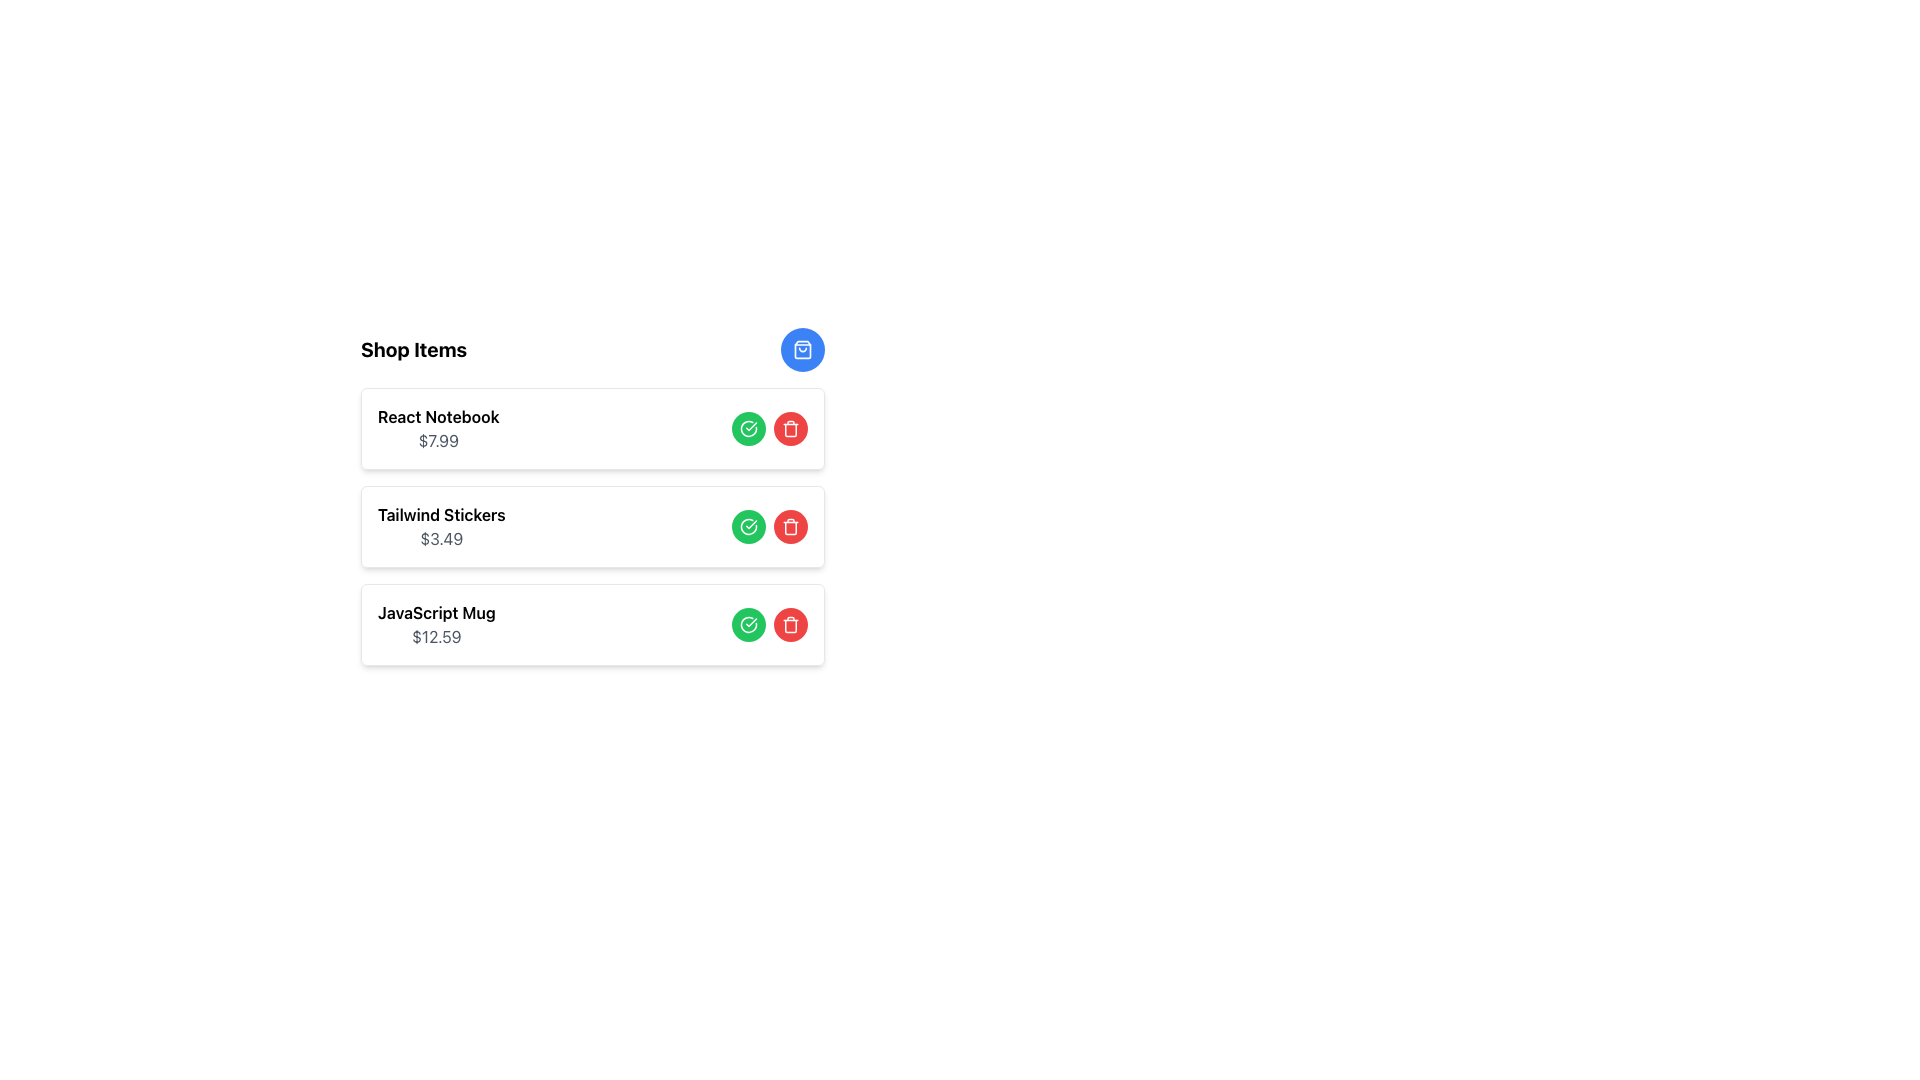 The height and width of the screenshot is (1080, 1920). What do you see at coordinates (747, 526) in the screenshot?
I see `the confirmation button located next to 'Tailwind Stickers' in the second list item of the shopping list` at bounding box center [747, 526].